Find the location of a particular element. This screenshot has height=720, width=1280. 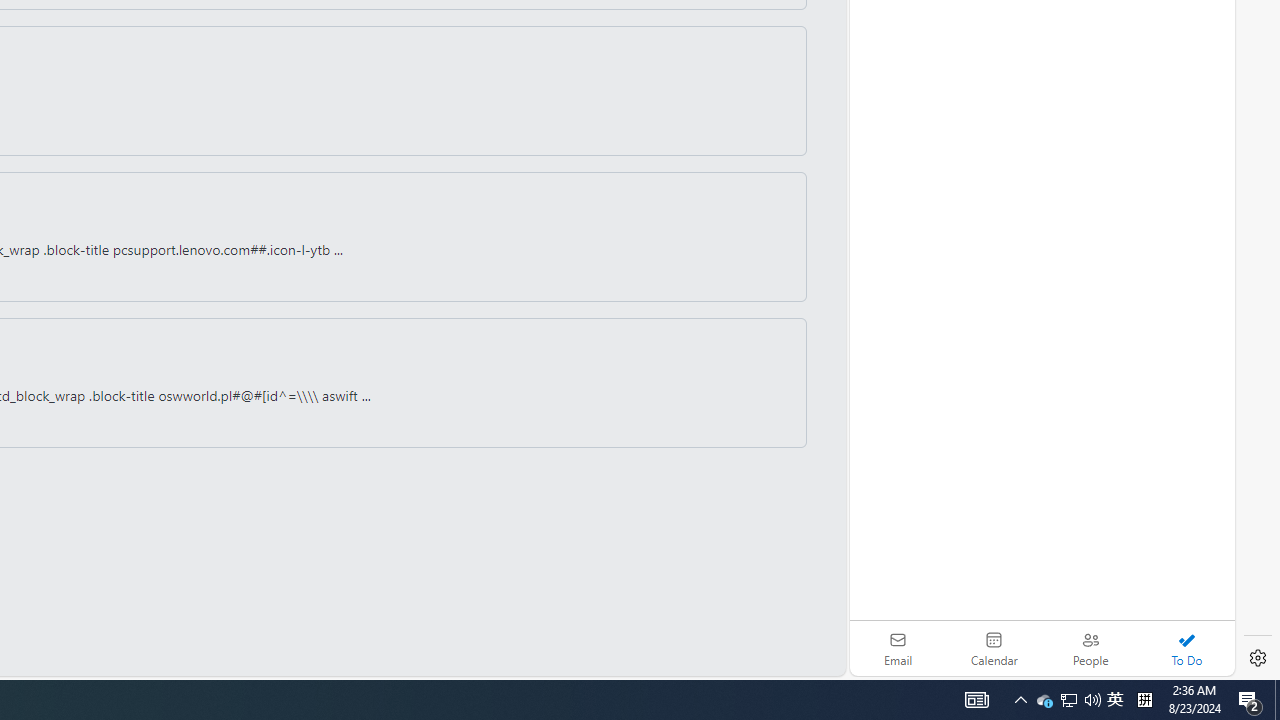

'Email' is located at coordinates (897, 648).